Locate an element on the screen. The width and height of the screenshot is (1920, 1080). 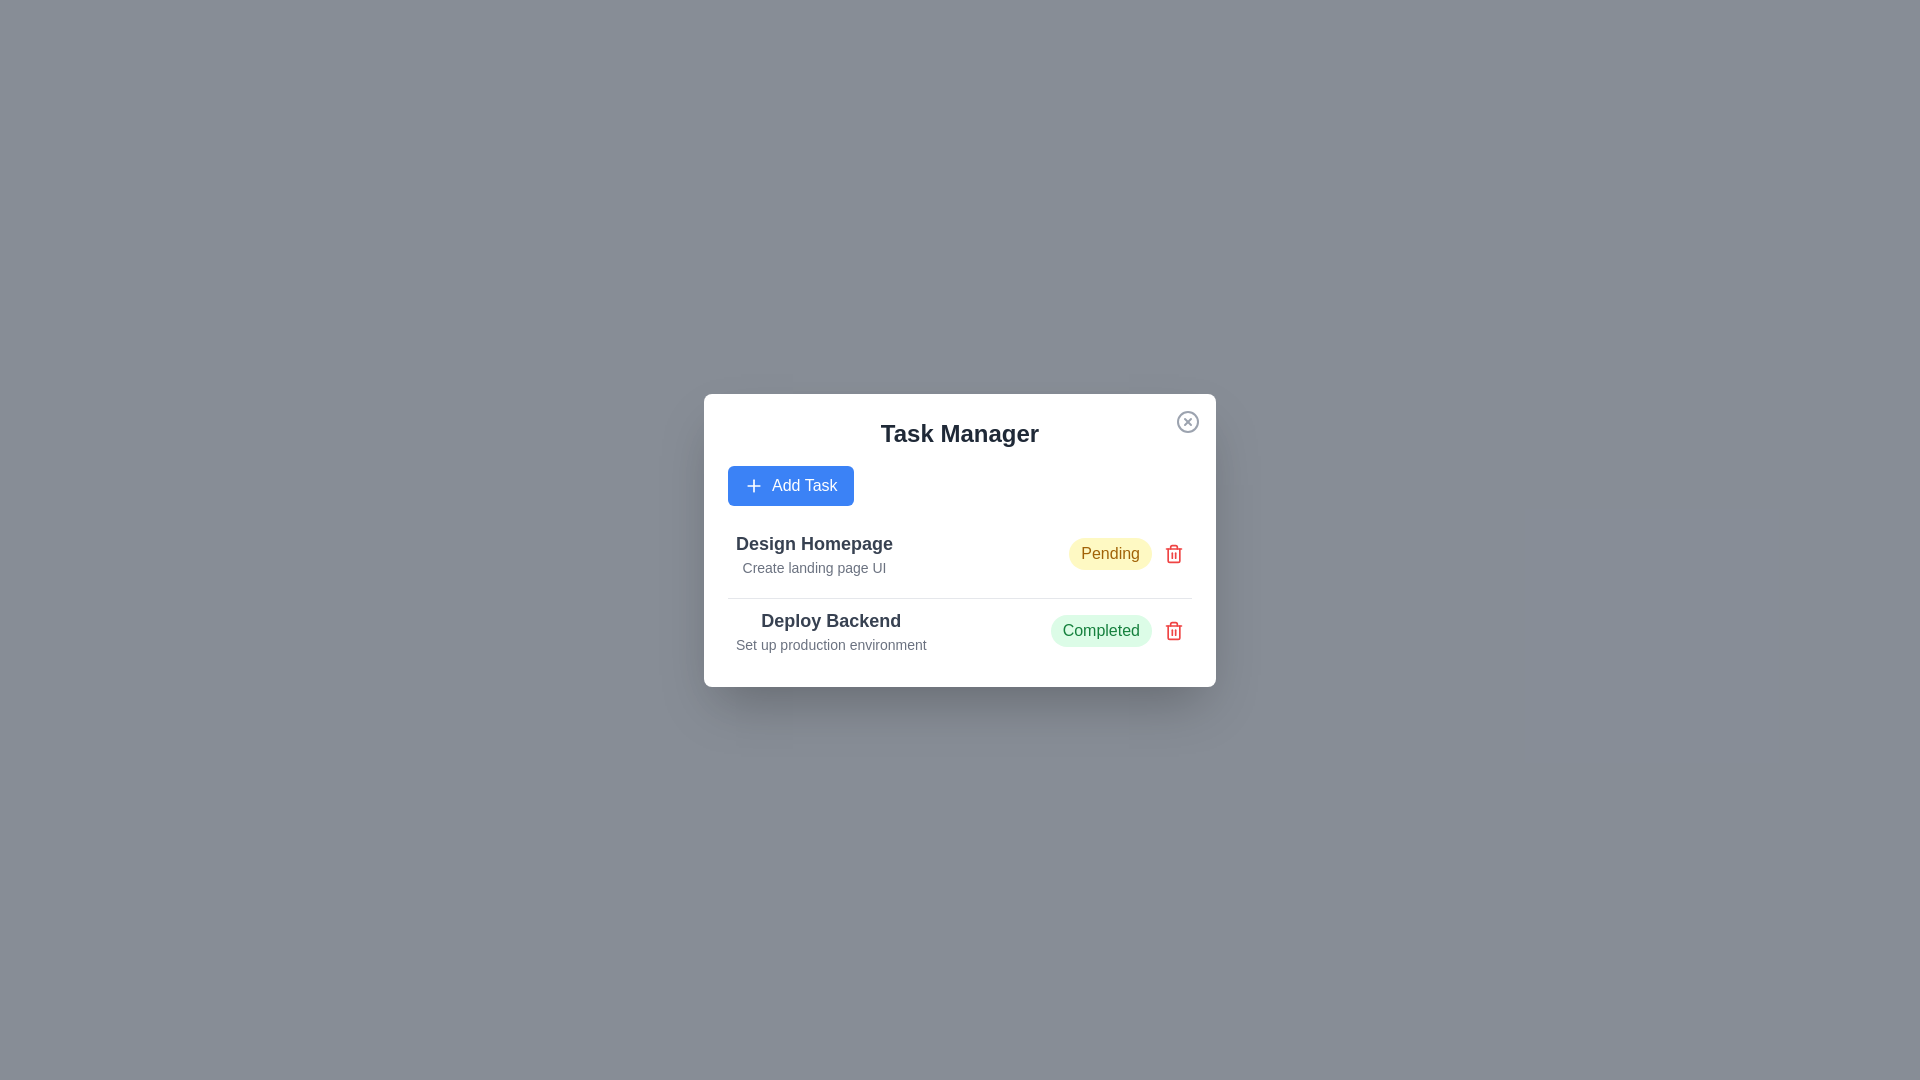
the text element that describes the 'Design Homepage' task in the 'Task Manager' interface, located immediately below the main task title is located at coordinates (814, 567).